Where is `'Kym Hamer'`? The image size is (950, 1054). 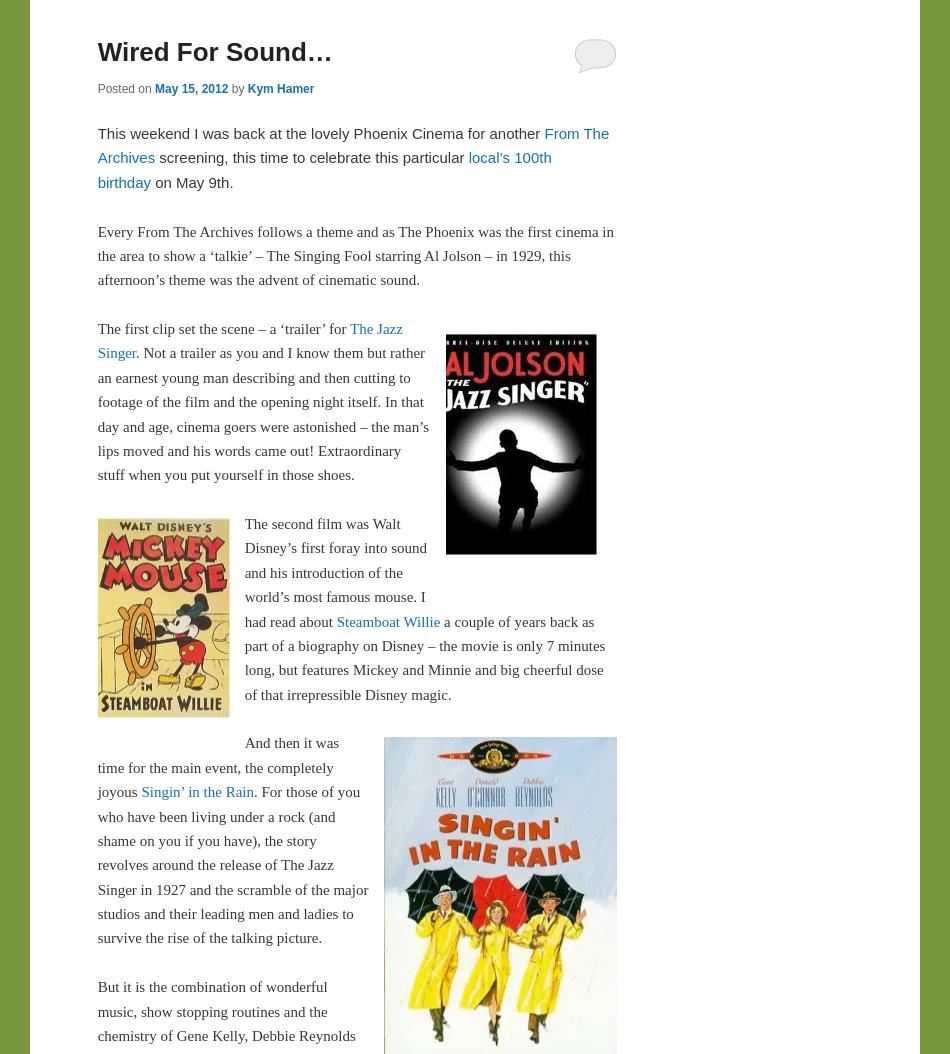 'Kym Hamer' is located at coordinates (279, 87).